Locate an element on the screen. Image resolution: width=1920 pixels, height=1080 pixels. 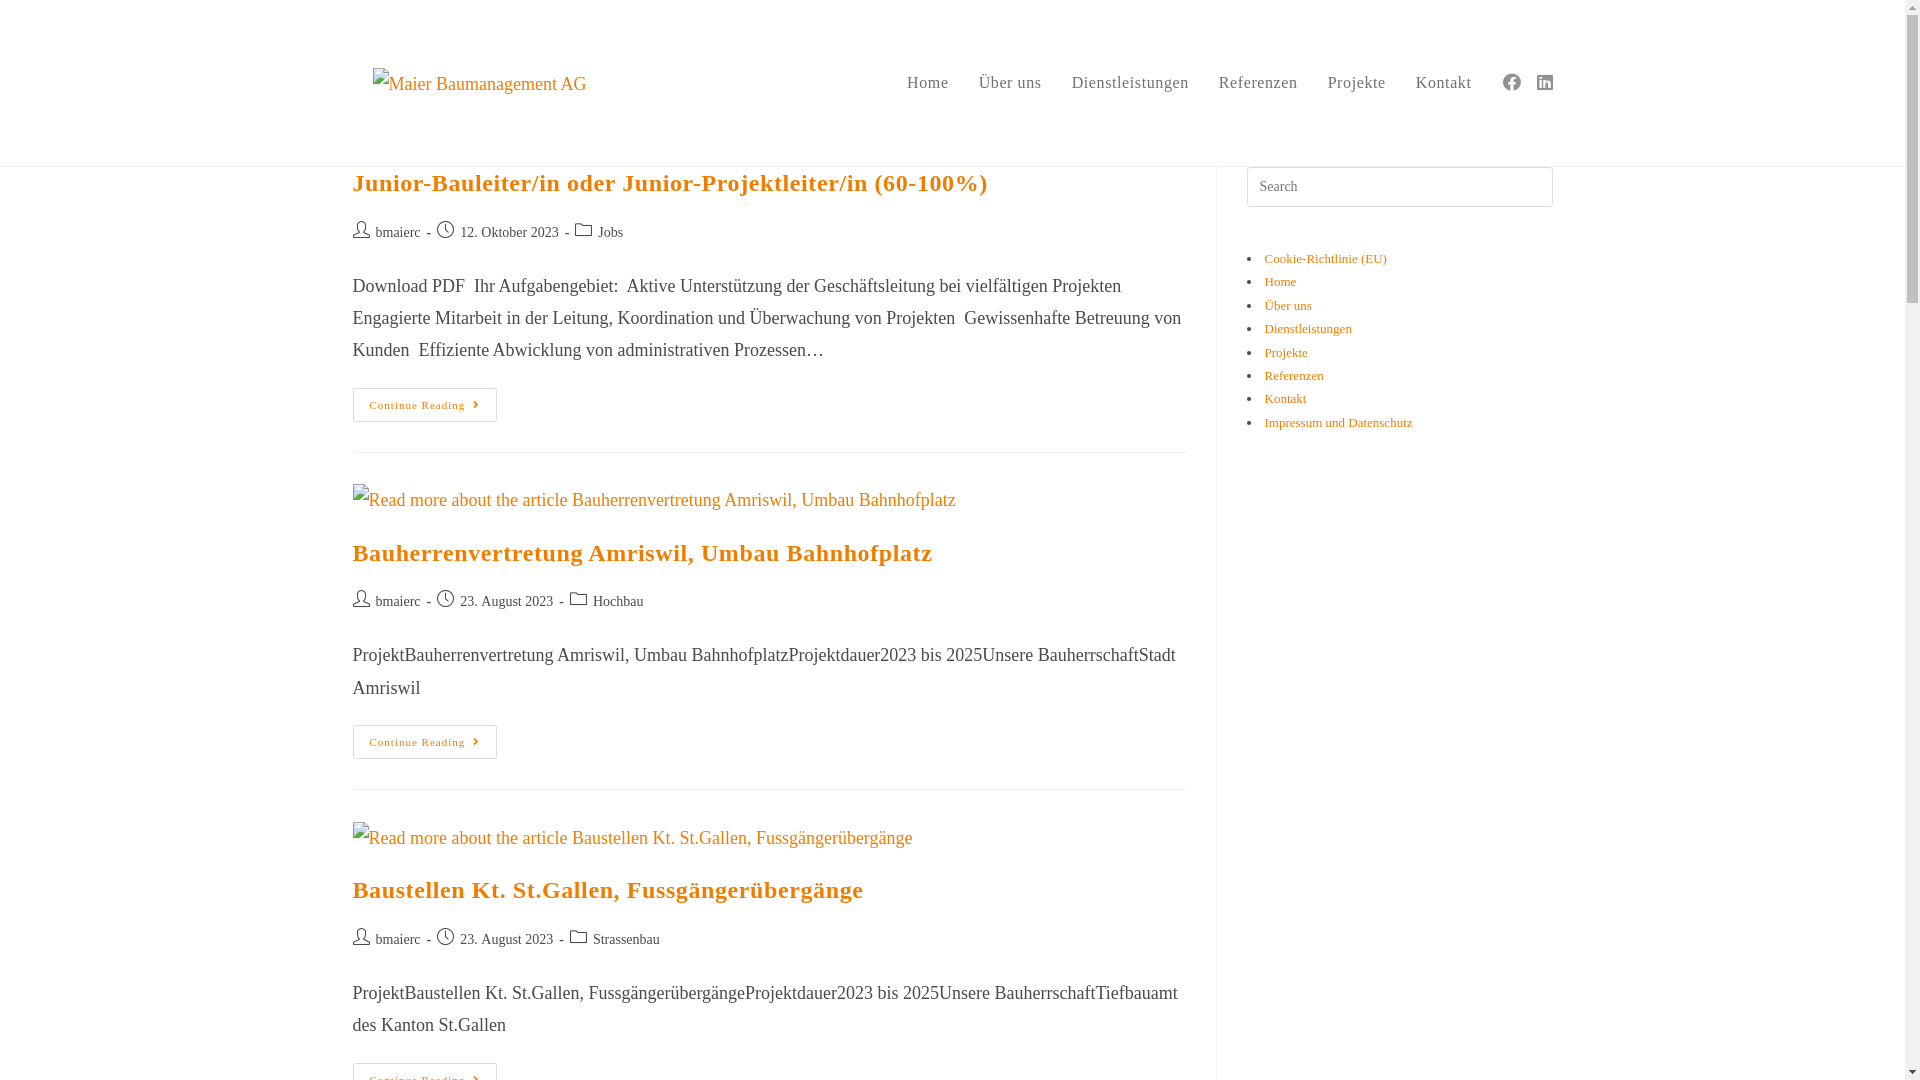
'Dienstleistungen' is located at coordinates (1307, 327).